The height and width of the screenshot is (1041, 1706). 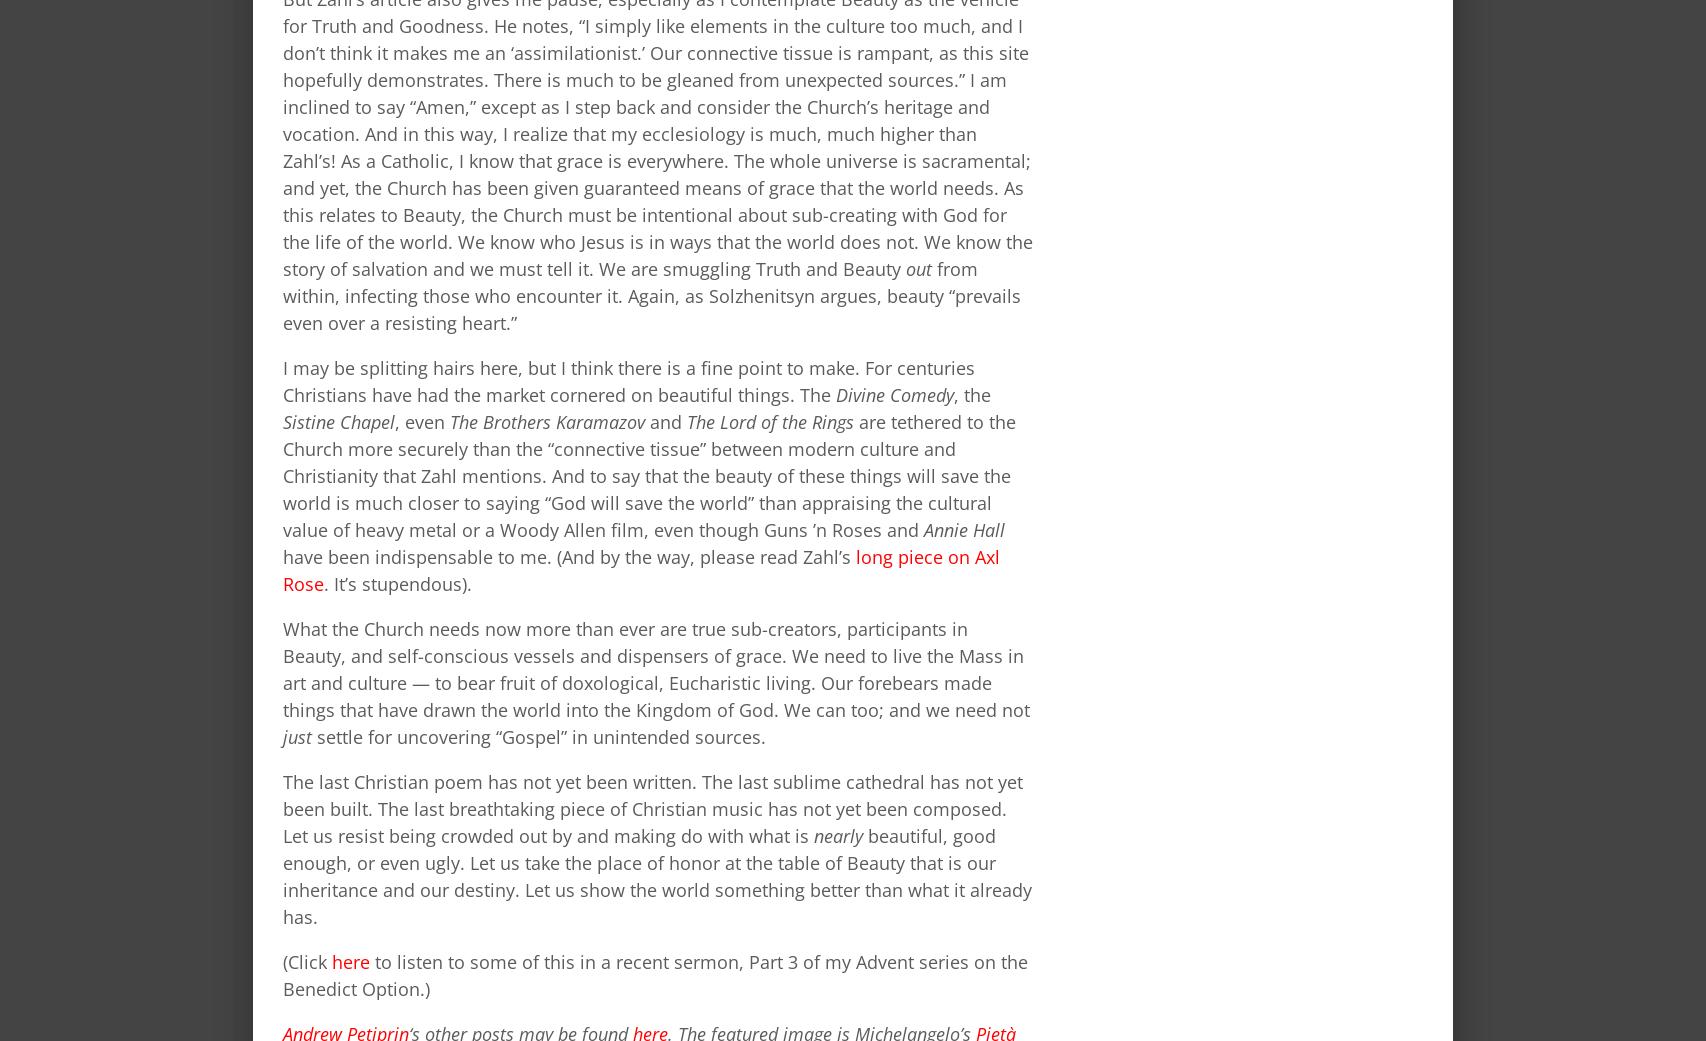 I want to click on 'The last Christian poem has not yet been written. The last sublime cathedral has not yet been built. The last breathtaking piece of Christian music has not yet been composed. Let us resist being crowded out by and making do with what is', so click(x=652, y=808).